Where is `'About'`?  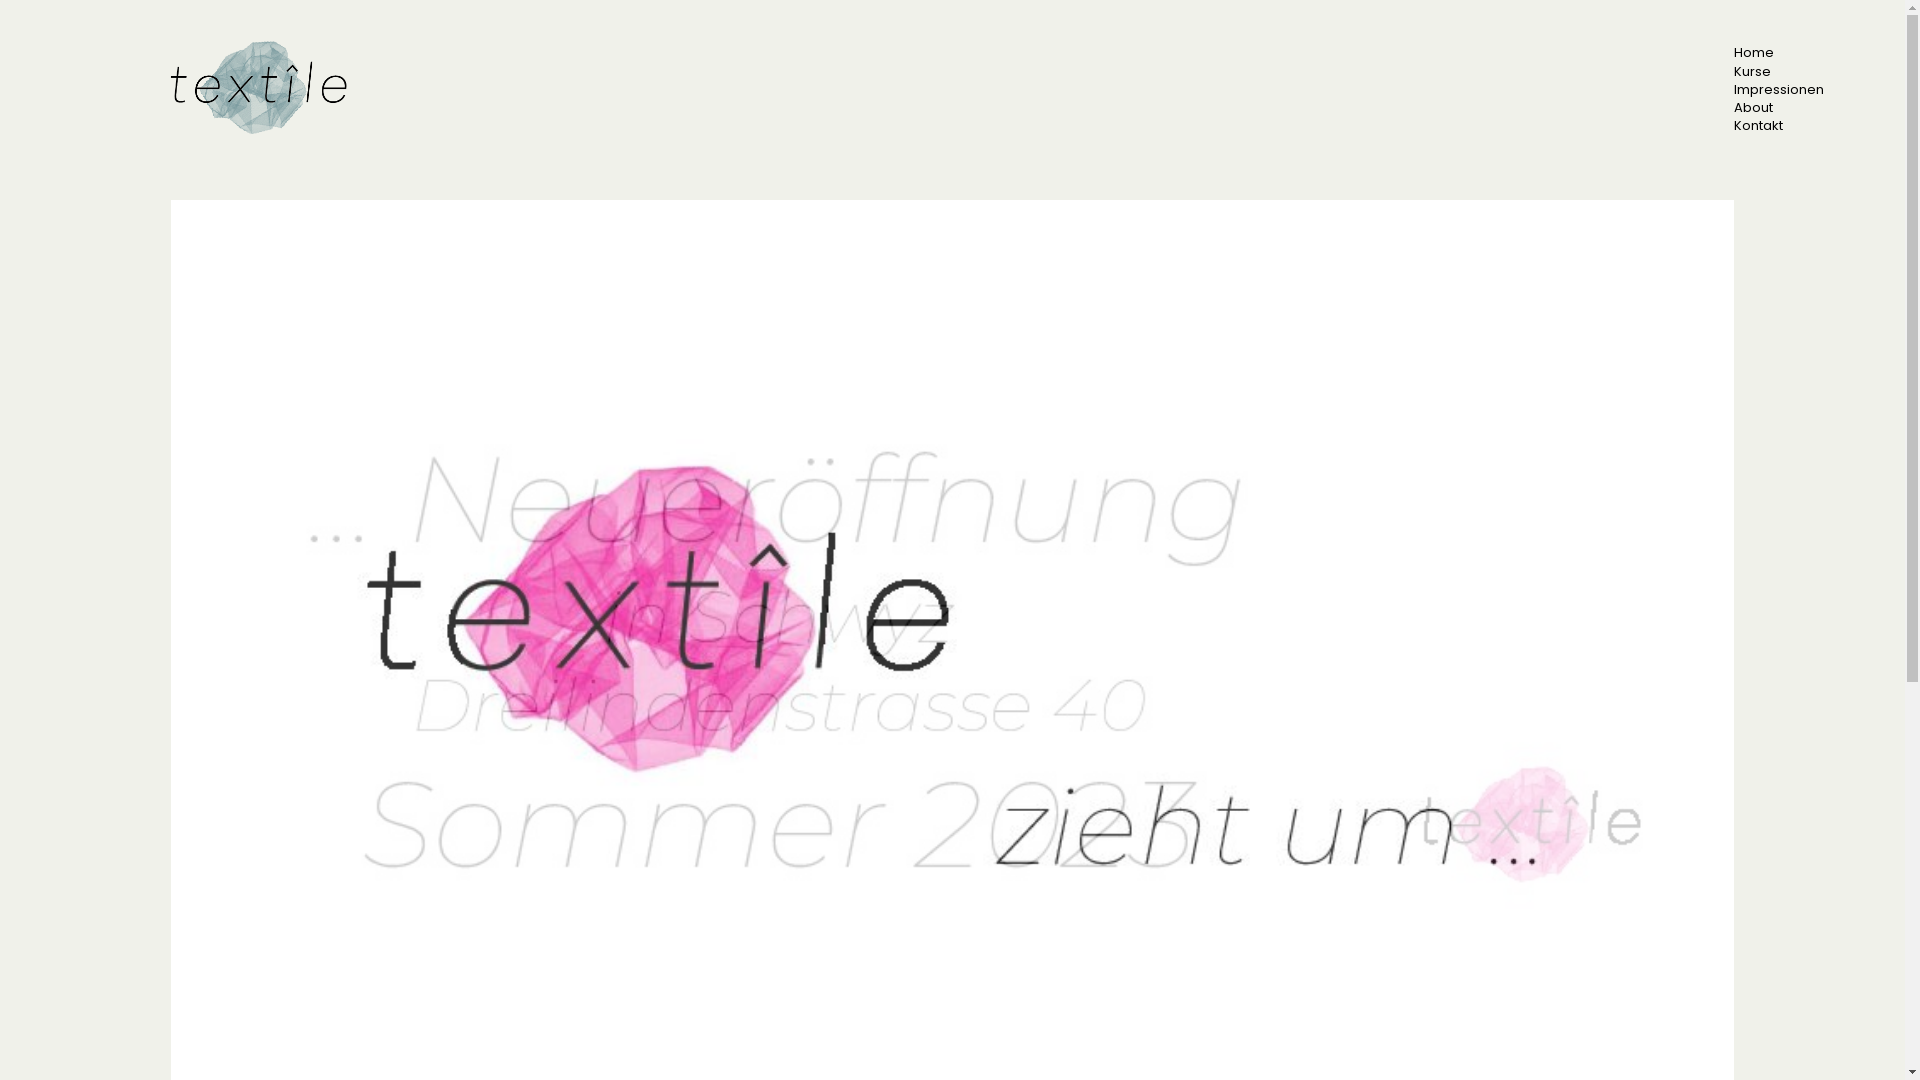
'About' is located at coordinates (1732, 107).